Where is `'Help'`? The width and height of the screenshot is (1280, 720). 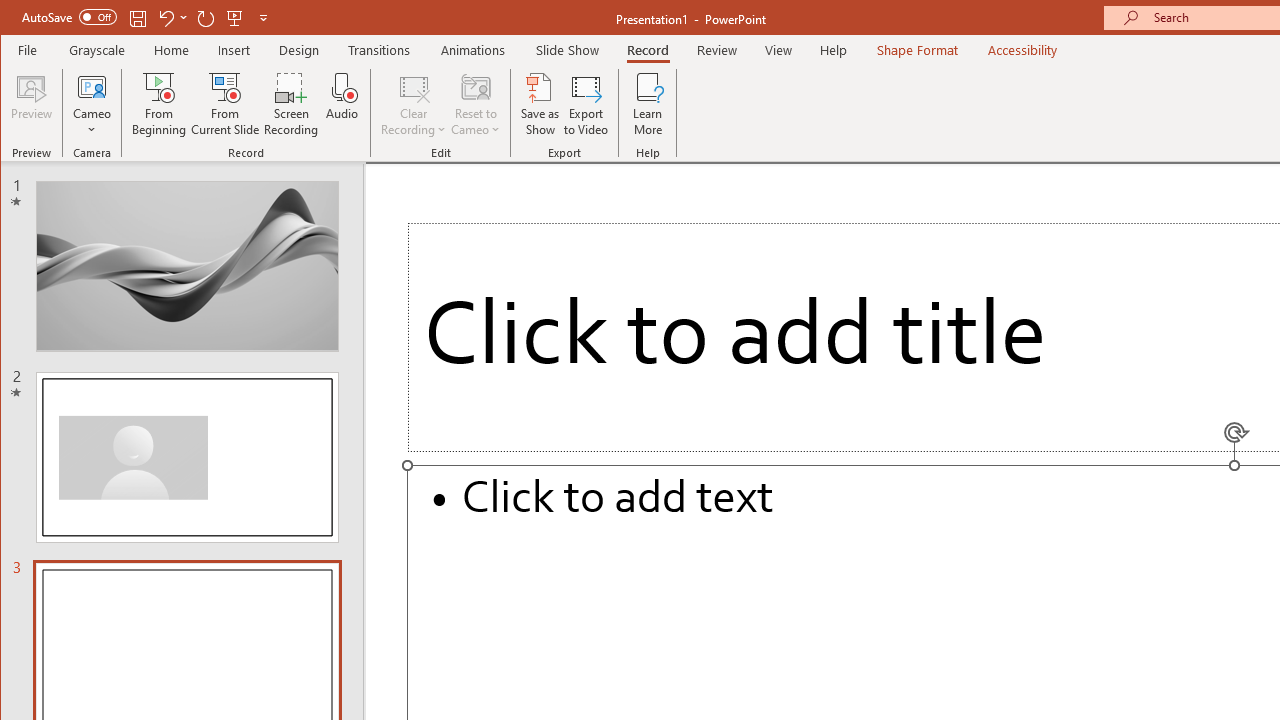 'Help' is located at coordinates (833, 49).